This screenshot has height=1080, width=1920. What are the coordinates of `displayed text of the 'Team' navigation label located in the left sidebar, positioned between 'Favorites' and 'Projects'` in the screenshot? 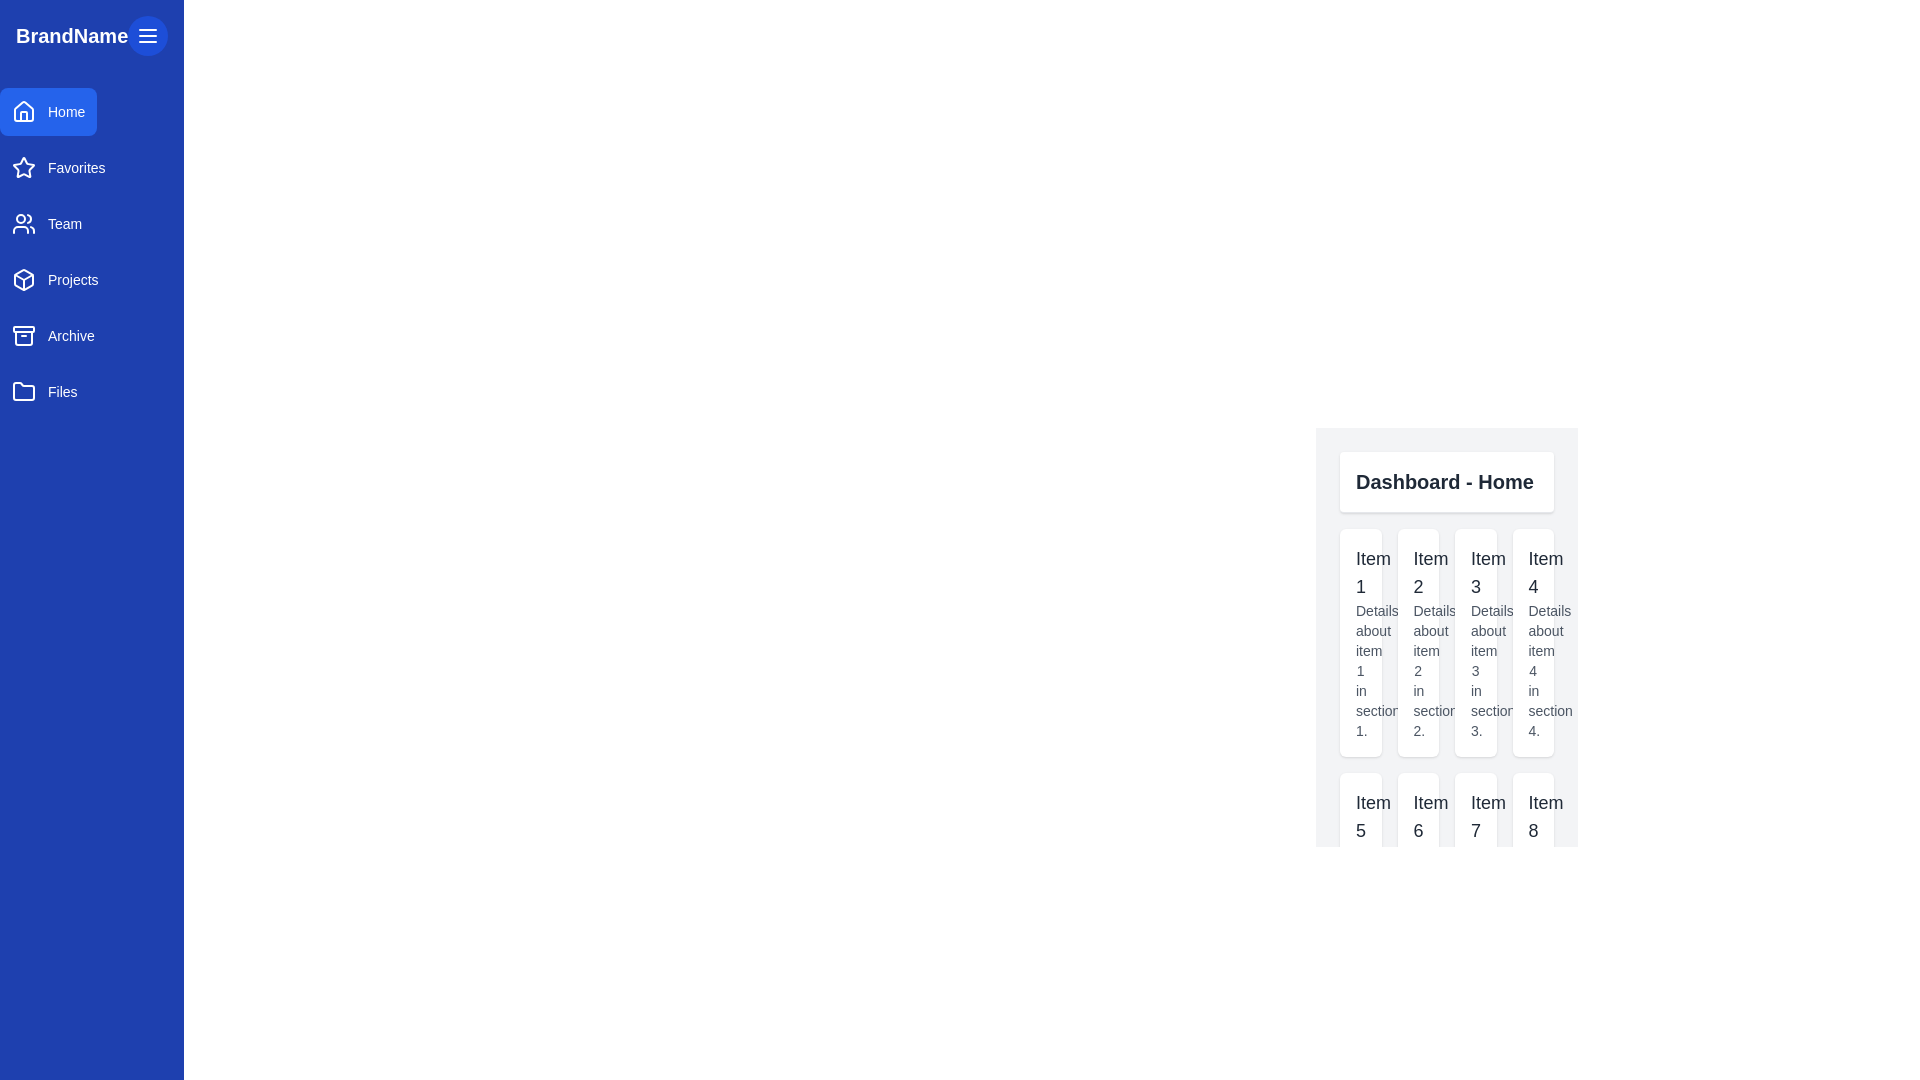 It's located at (65, 223).